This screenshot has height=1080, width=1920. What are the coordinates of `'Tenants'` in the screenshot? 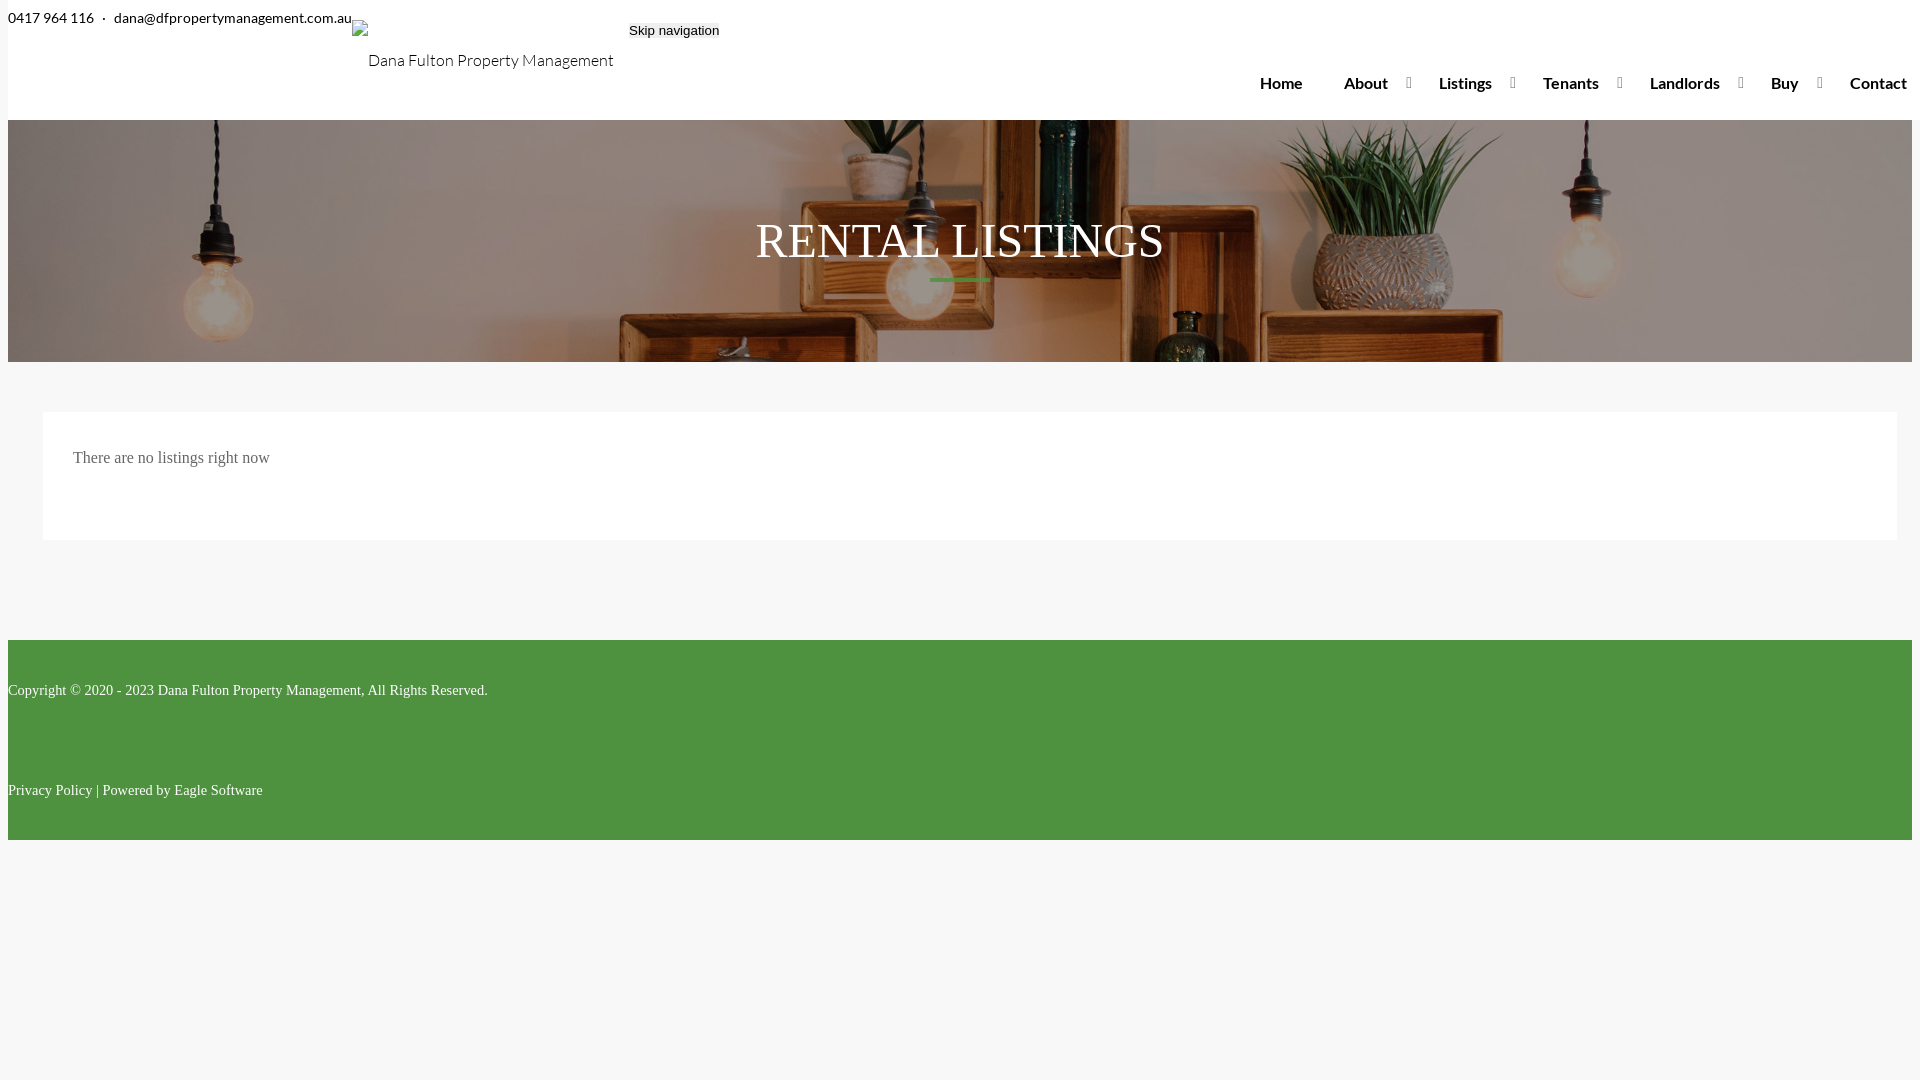 It's located at (1574, 82).